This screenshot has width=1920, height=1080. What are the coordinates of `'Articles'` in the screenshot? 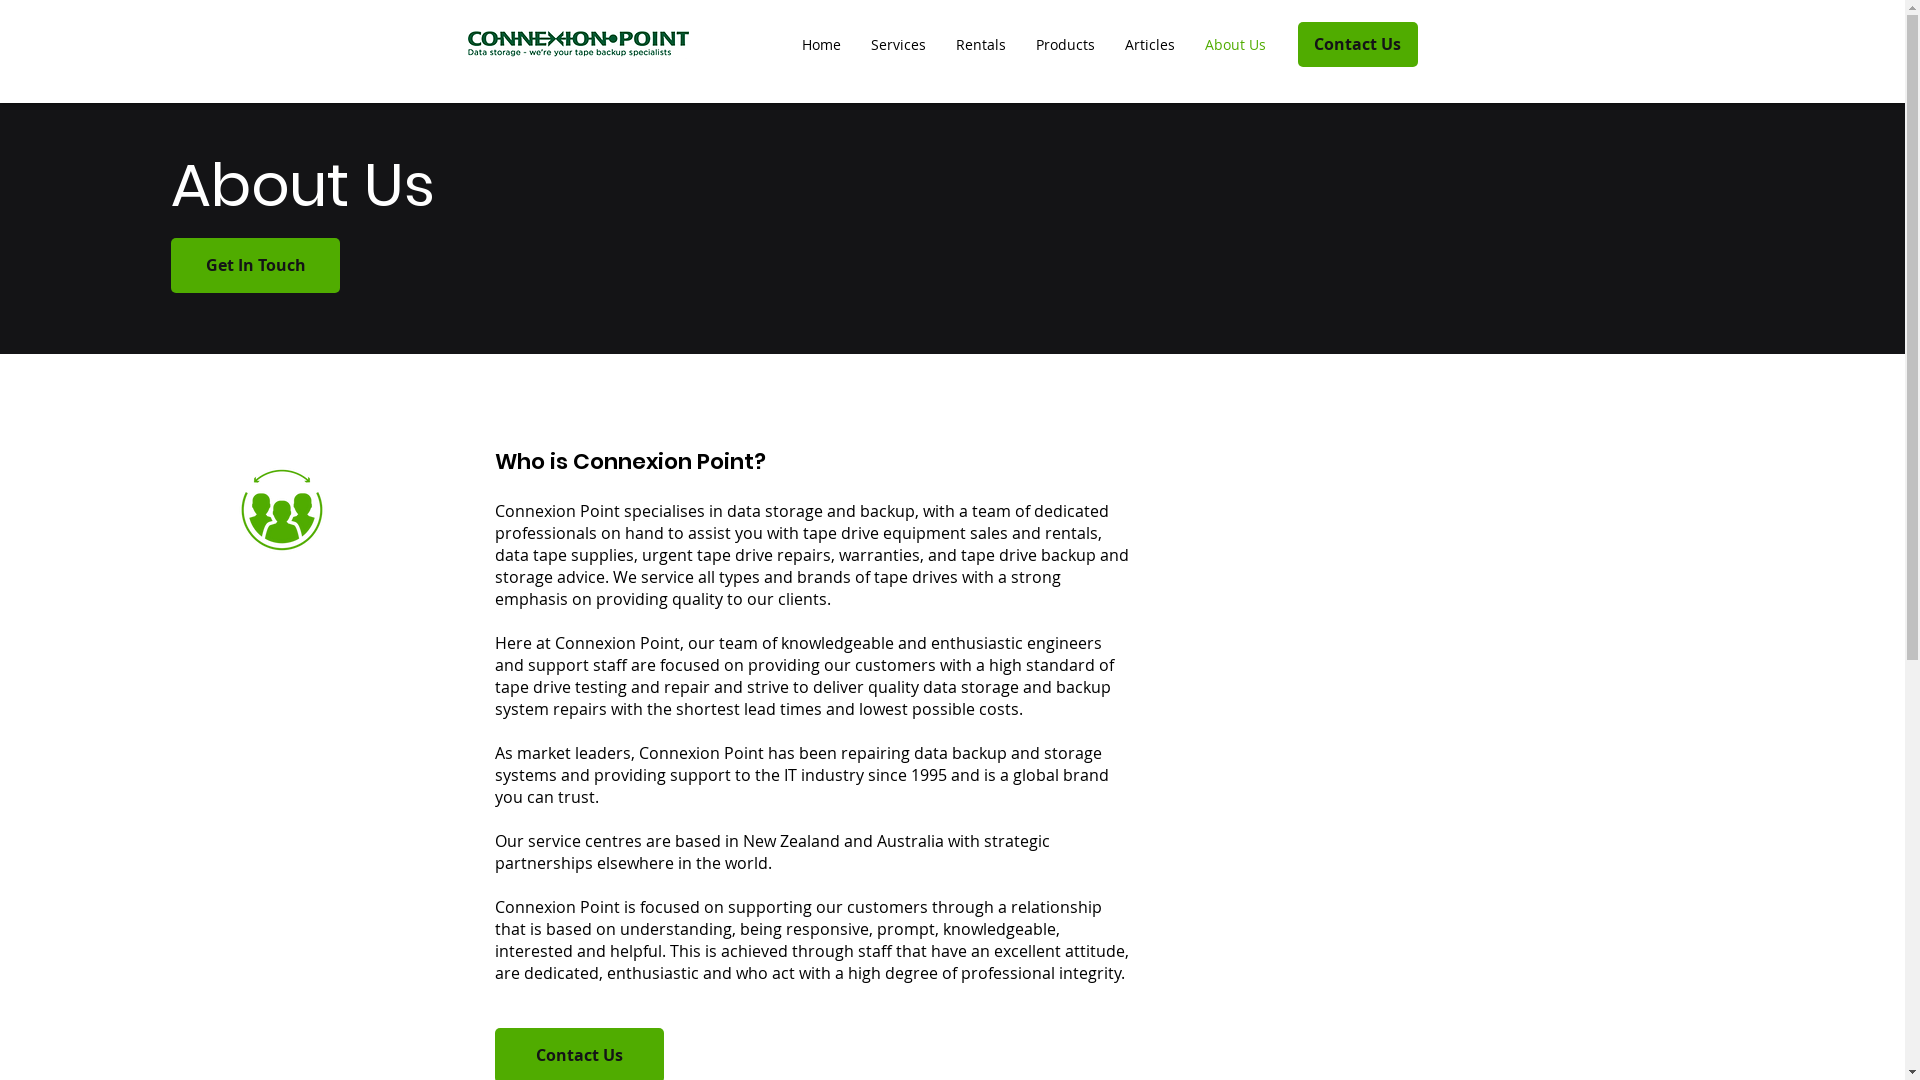 It's located at (1150, 45).